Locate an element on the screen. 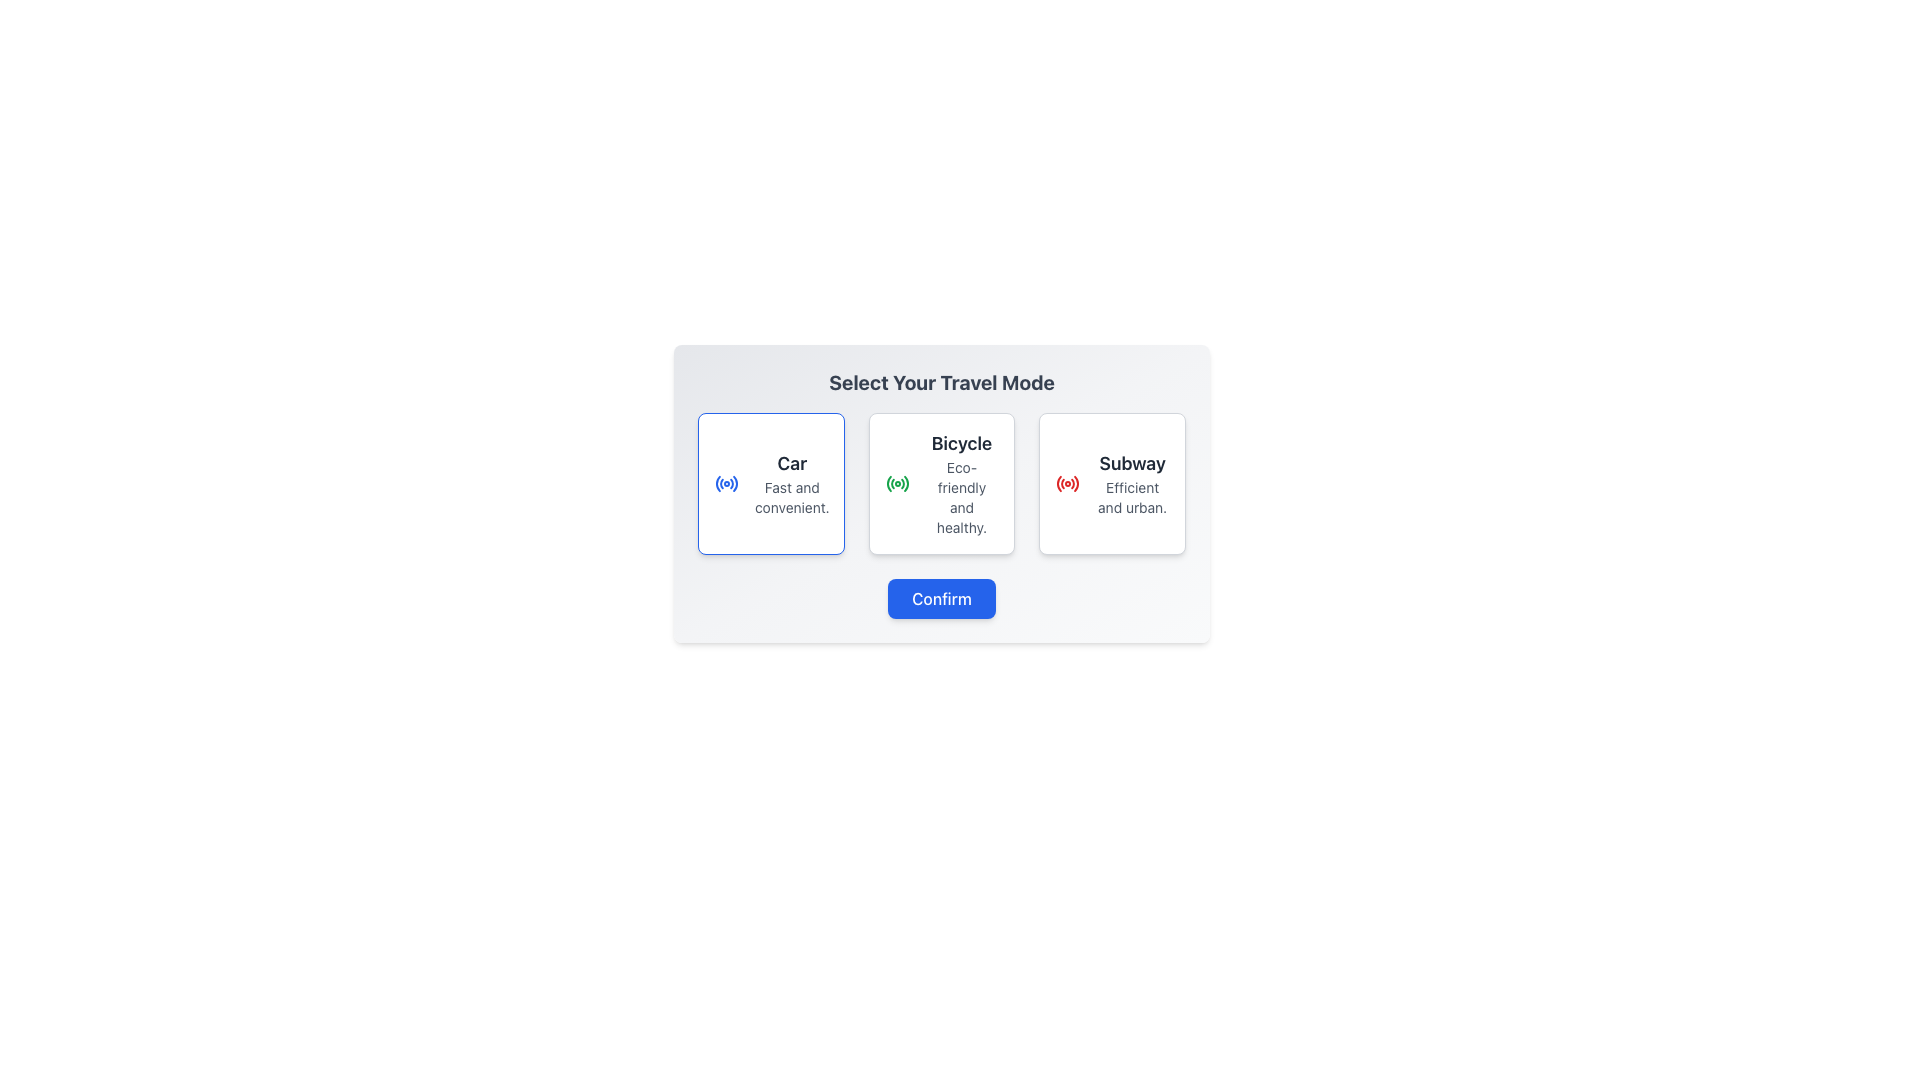  text displayed in the card about the bicycle, which highlights its eco-friendly and health benefits is located at coordinates (961, 483).